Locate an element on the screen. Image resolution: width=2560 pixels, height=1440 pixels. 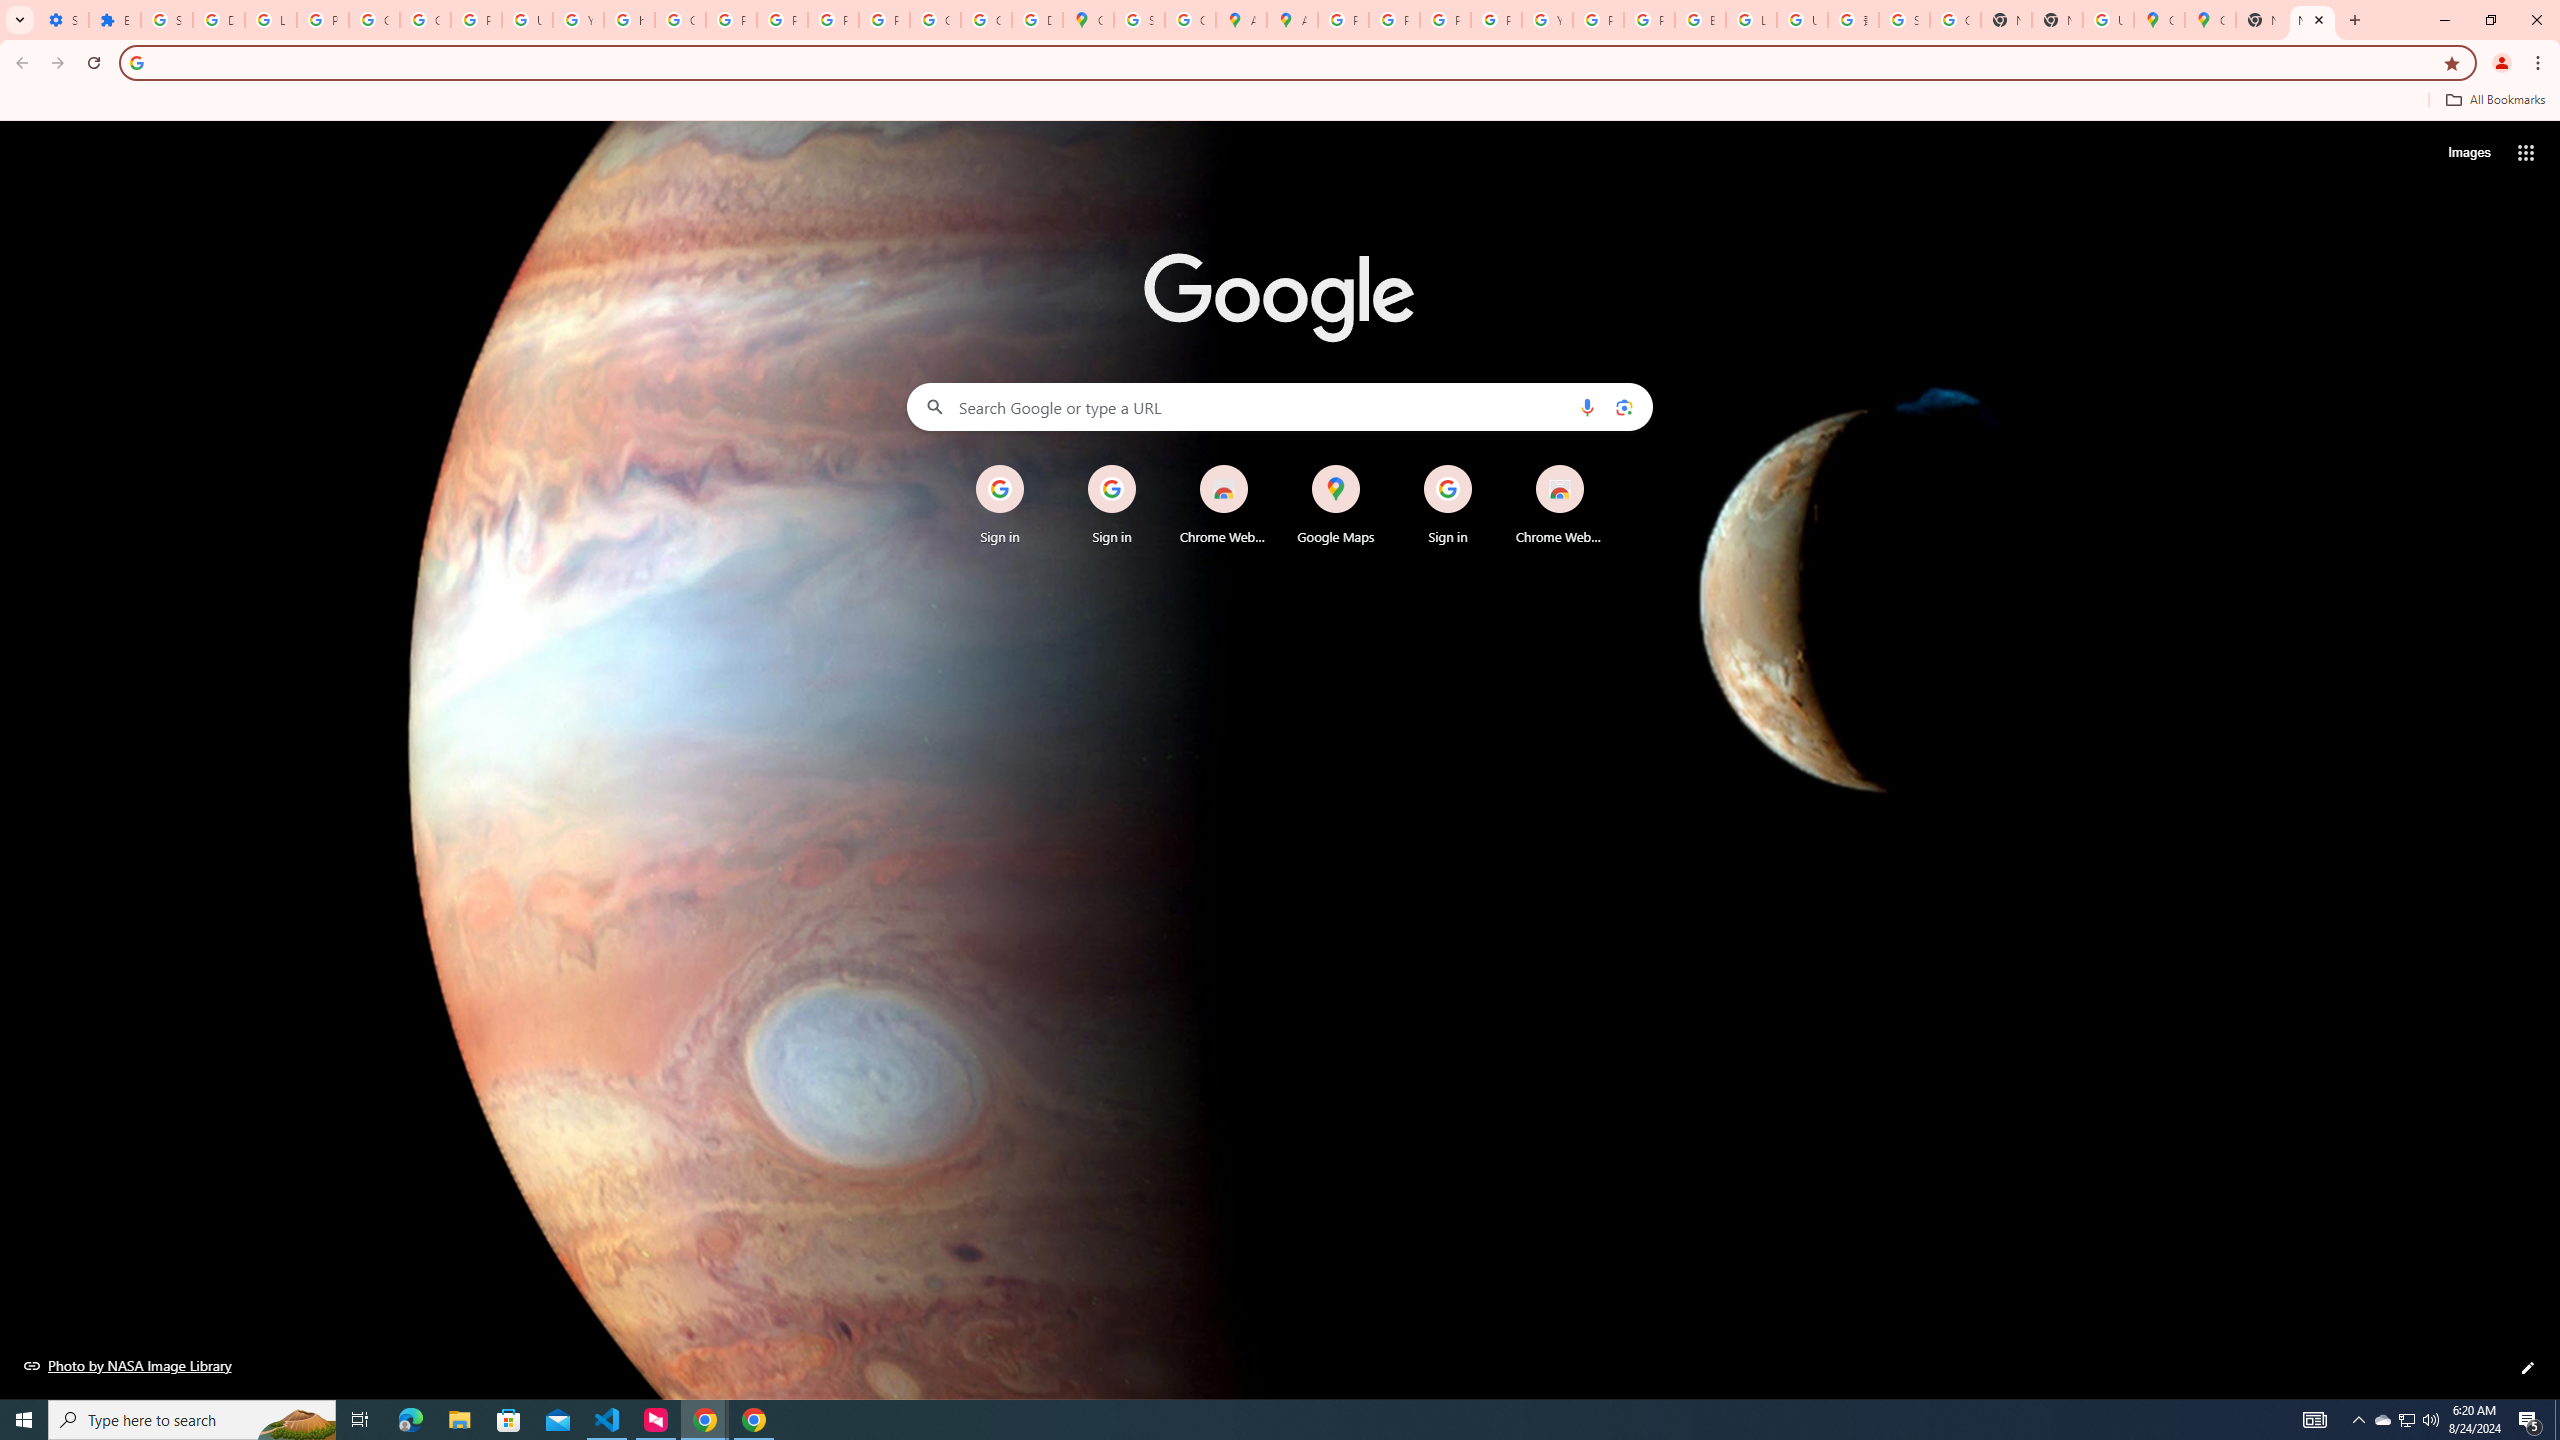
'Google Account Help' is located at coordinates (425, 19).